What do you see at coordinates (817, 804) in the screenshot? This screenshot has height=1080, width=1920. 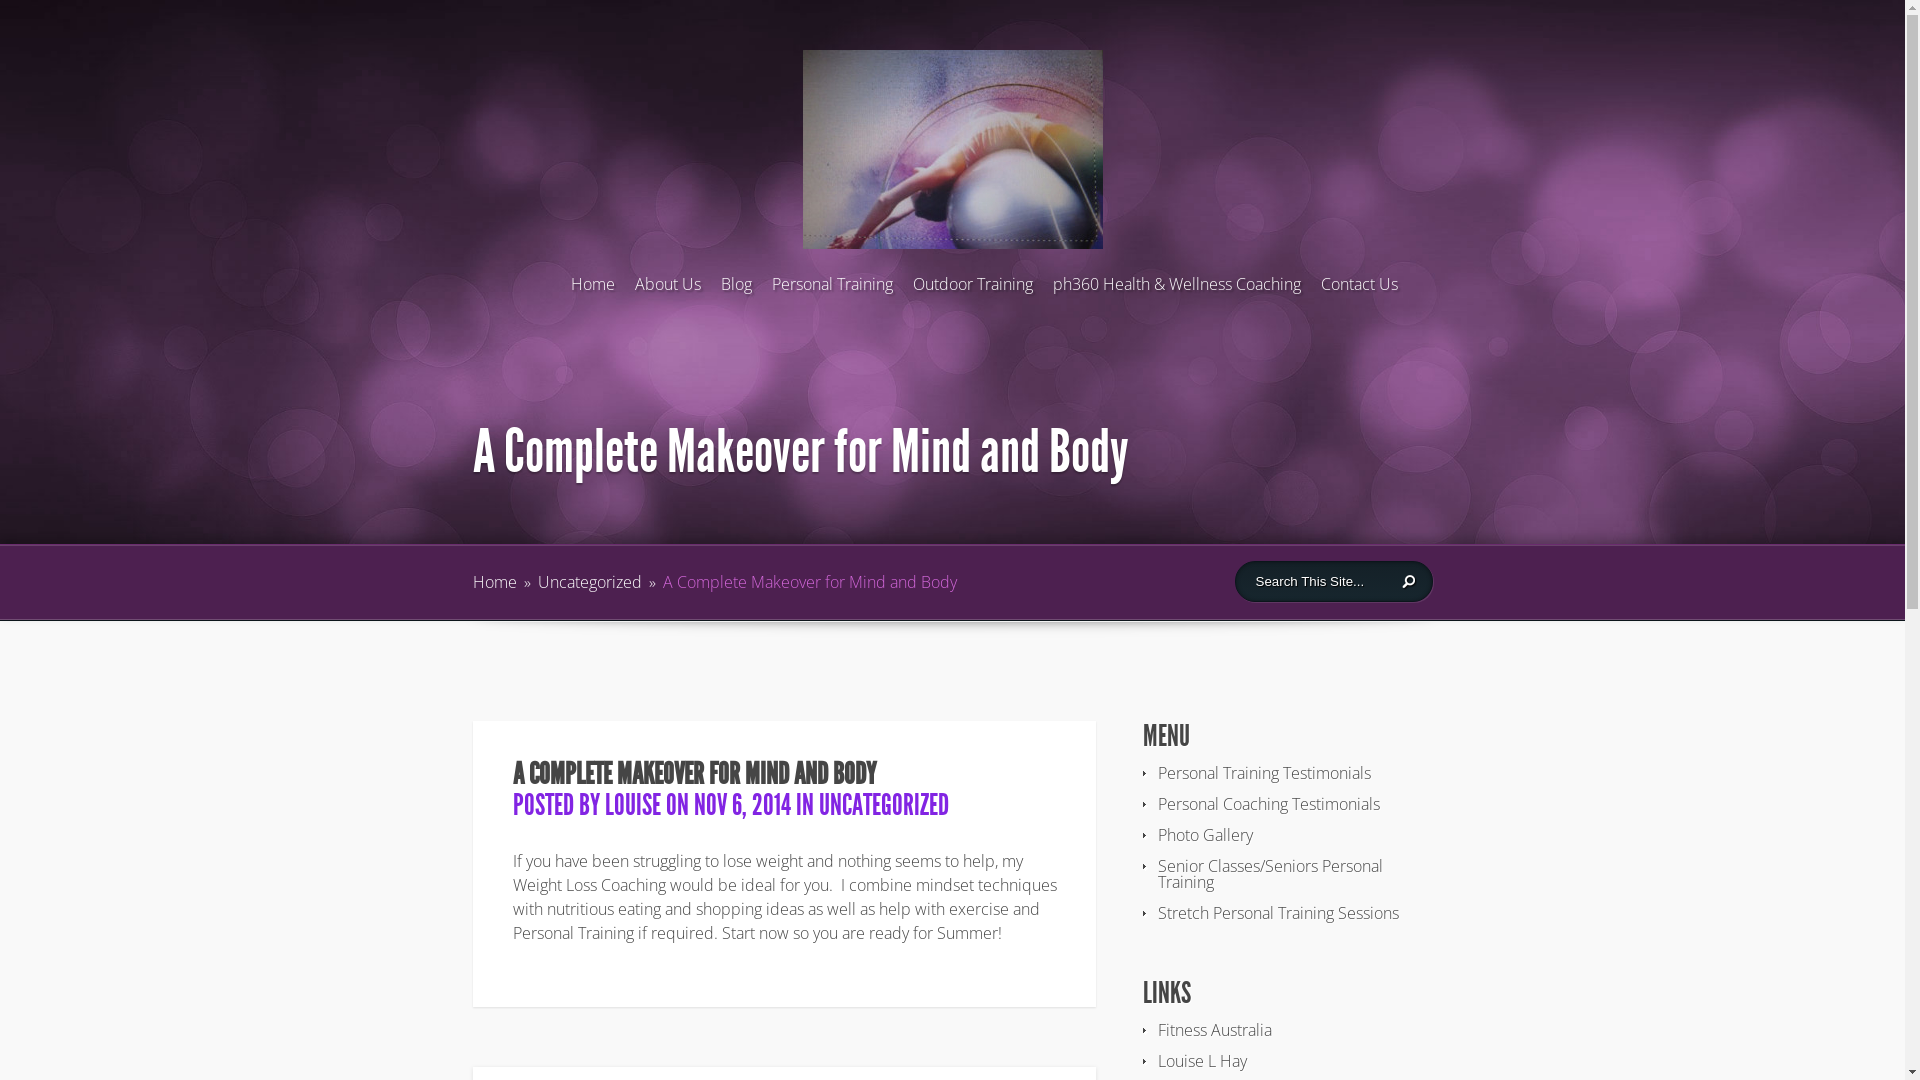 I see `'UNCATEGORIZED'` at bounding box center [817, 804].